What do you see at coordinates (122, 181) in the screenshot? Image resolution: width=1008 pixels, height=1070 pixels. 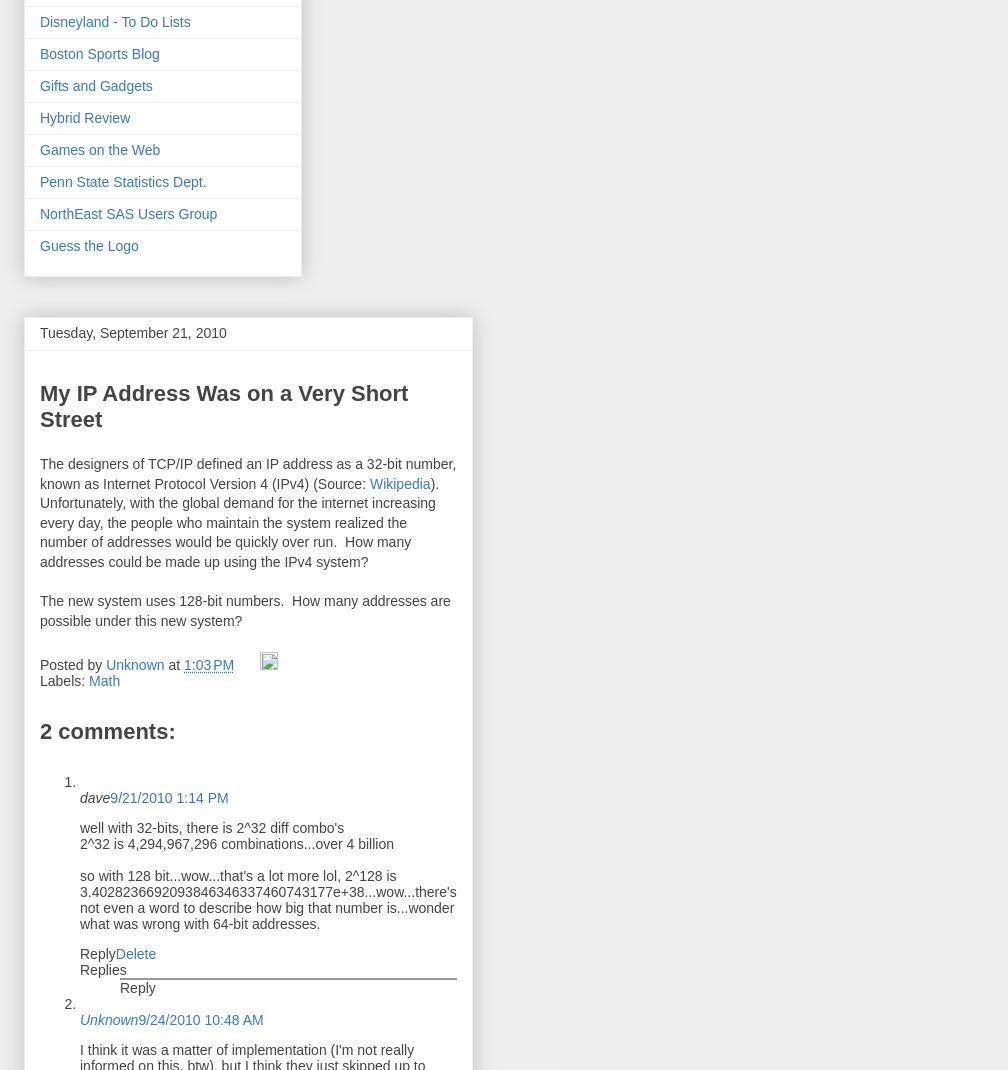 I see `'Penn State Statistics Dept.'` at bounding box center [122, 181].